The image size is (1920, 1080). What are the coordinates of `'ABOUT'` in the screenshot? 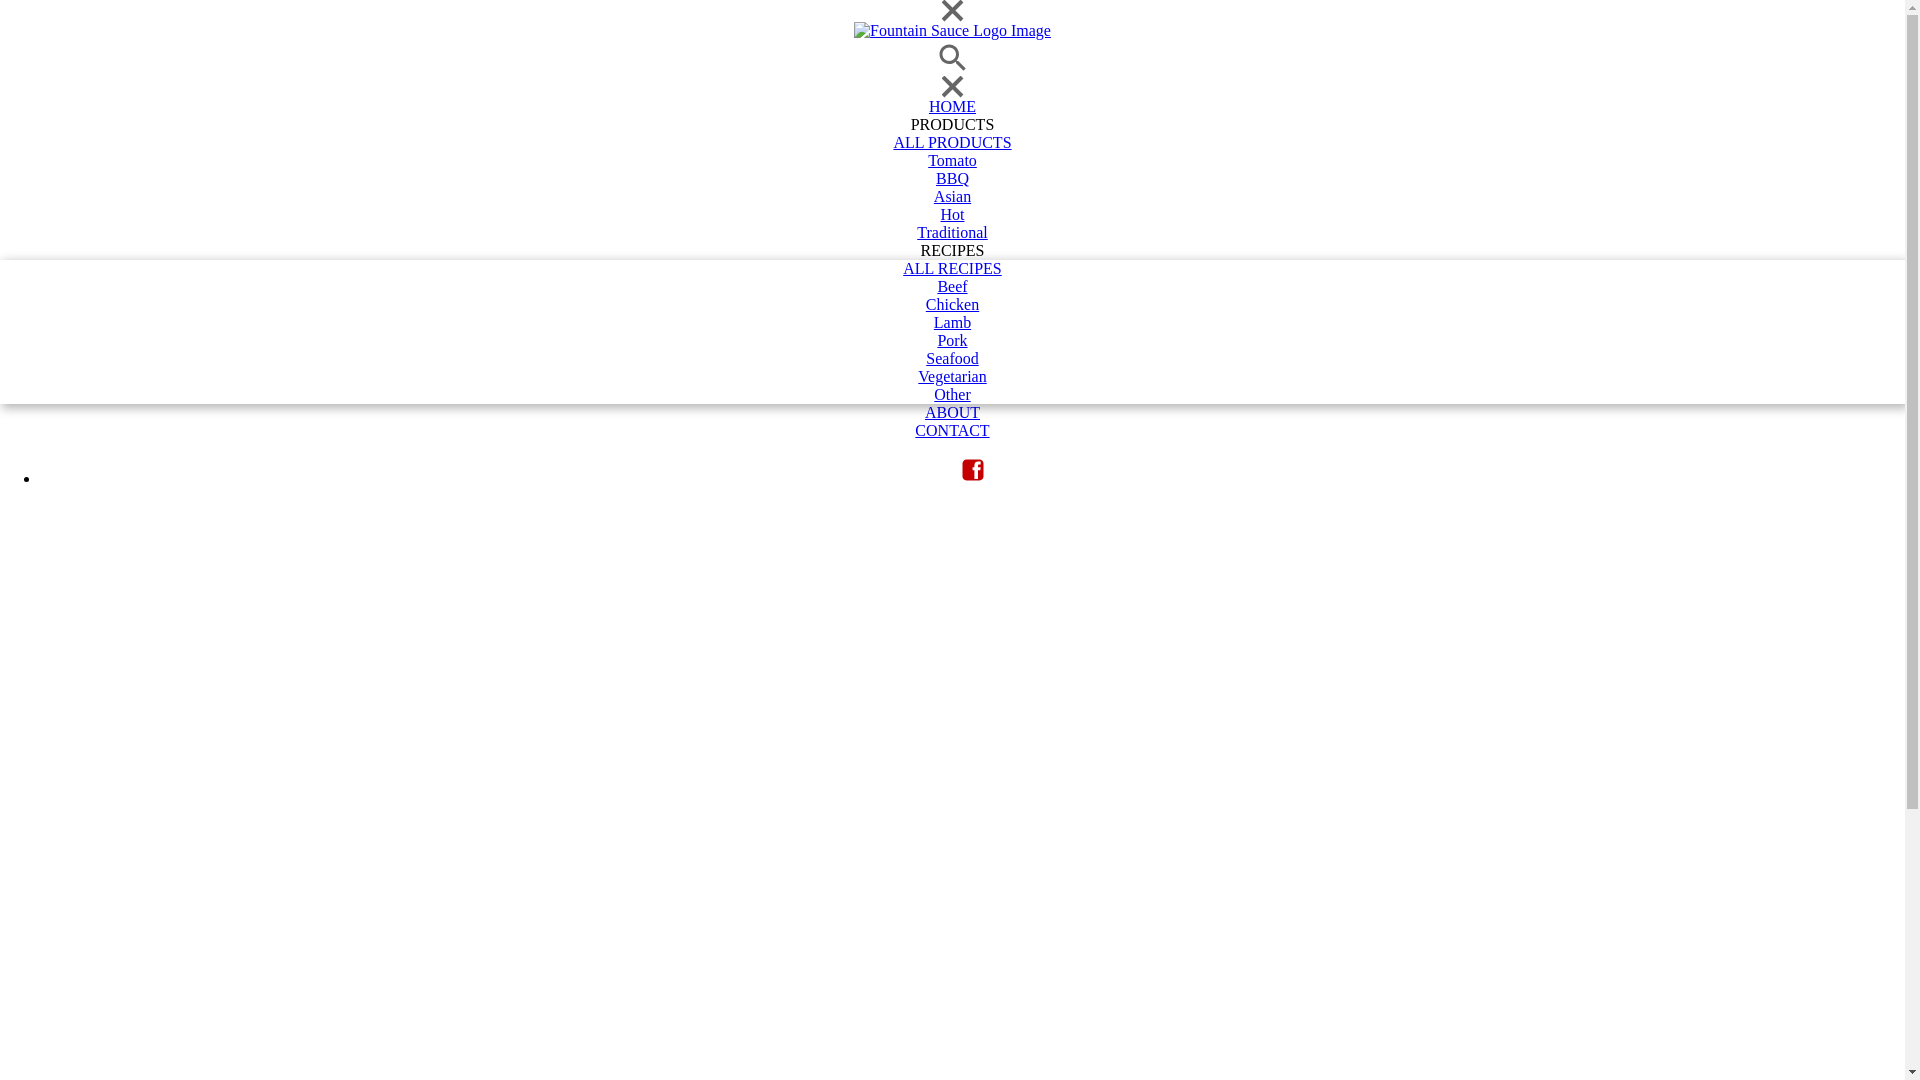 It's located at (0, 411).